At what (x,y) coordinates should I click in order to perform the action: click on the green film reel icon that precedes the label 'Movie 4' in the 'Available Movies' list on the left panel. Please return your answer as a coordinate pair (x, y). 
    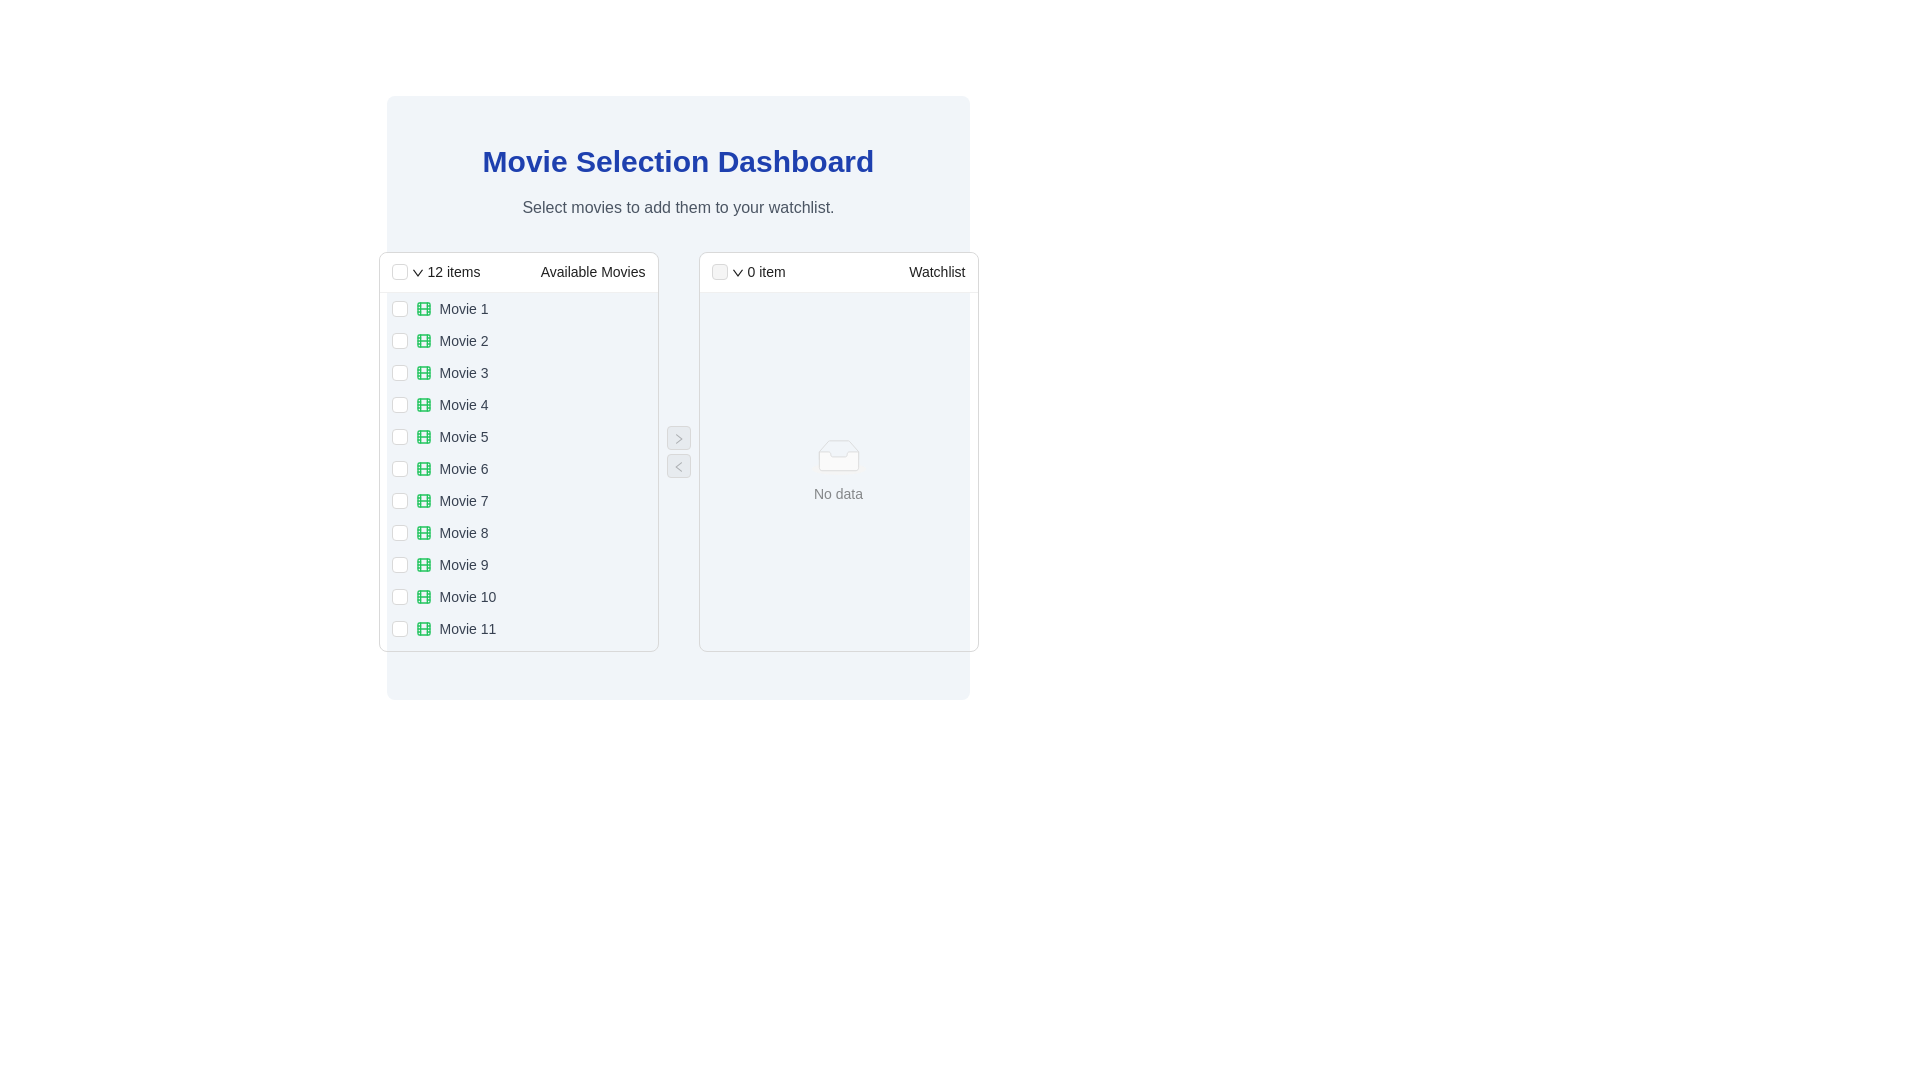
    Looking at the image, I should click on (422, 405).